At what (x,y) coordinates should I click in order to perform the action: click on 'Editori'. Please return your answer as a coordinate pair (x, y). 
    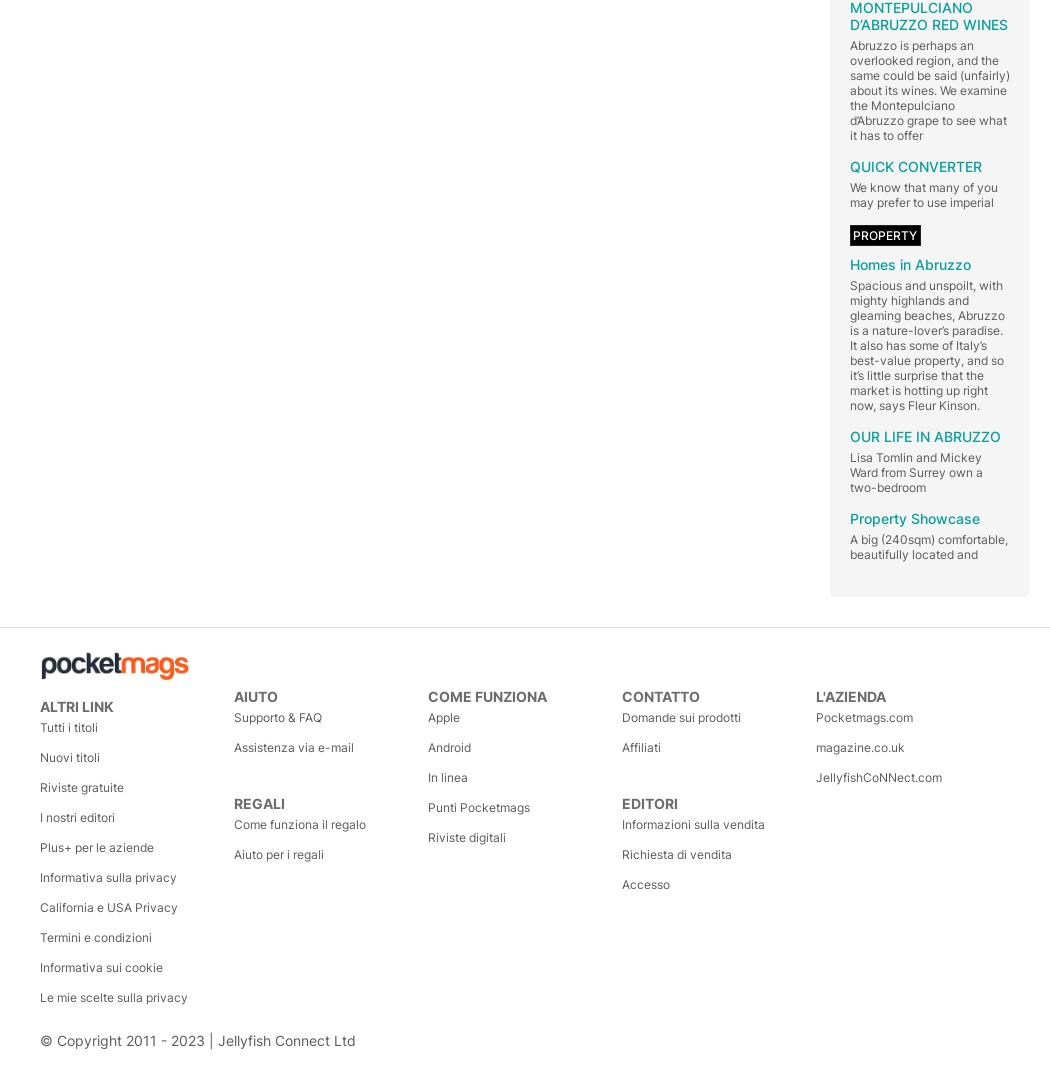
    Looking at the image, I should click on (648, 802).